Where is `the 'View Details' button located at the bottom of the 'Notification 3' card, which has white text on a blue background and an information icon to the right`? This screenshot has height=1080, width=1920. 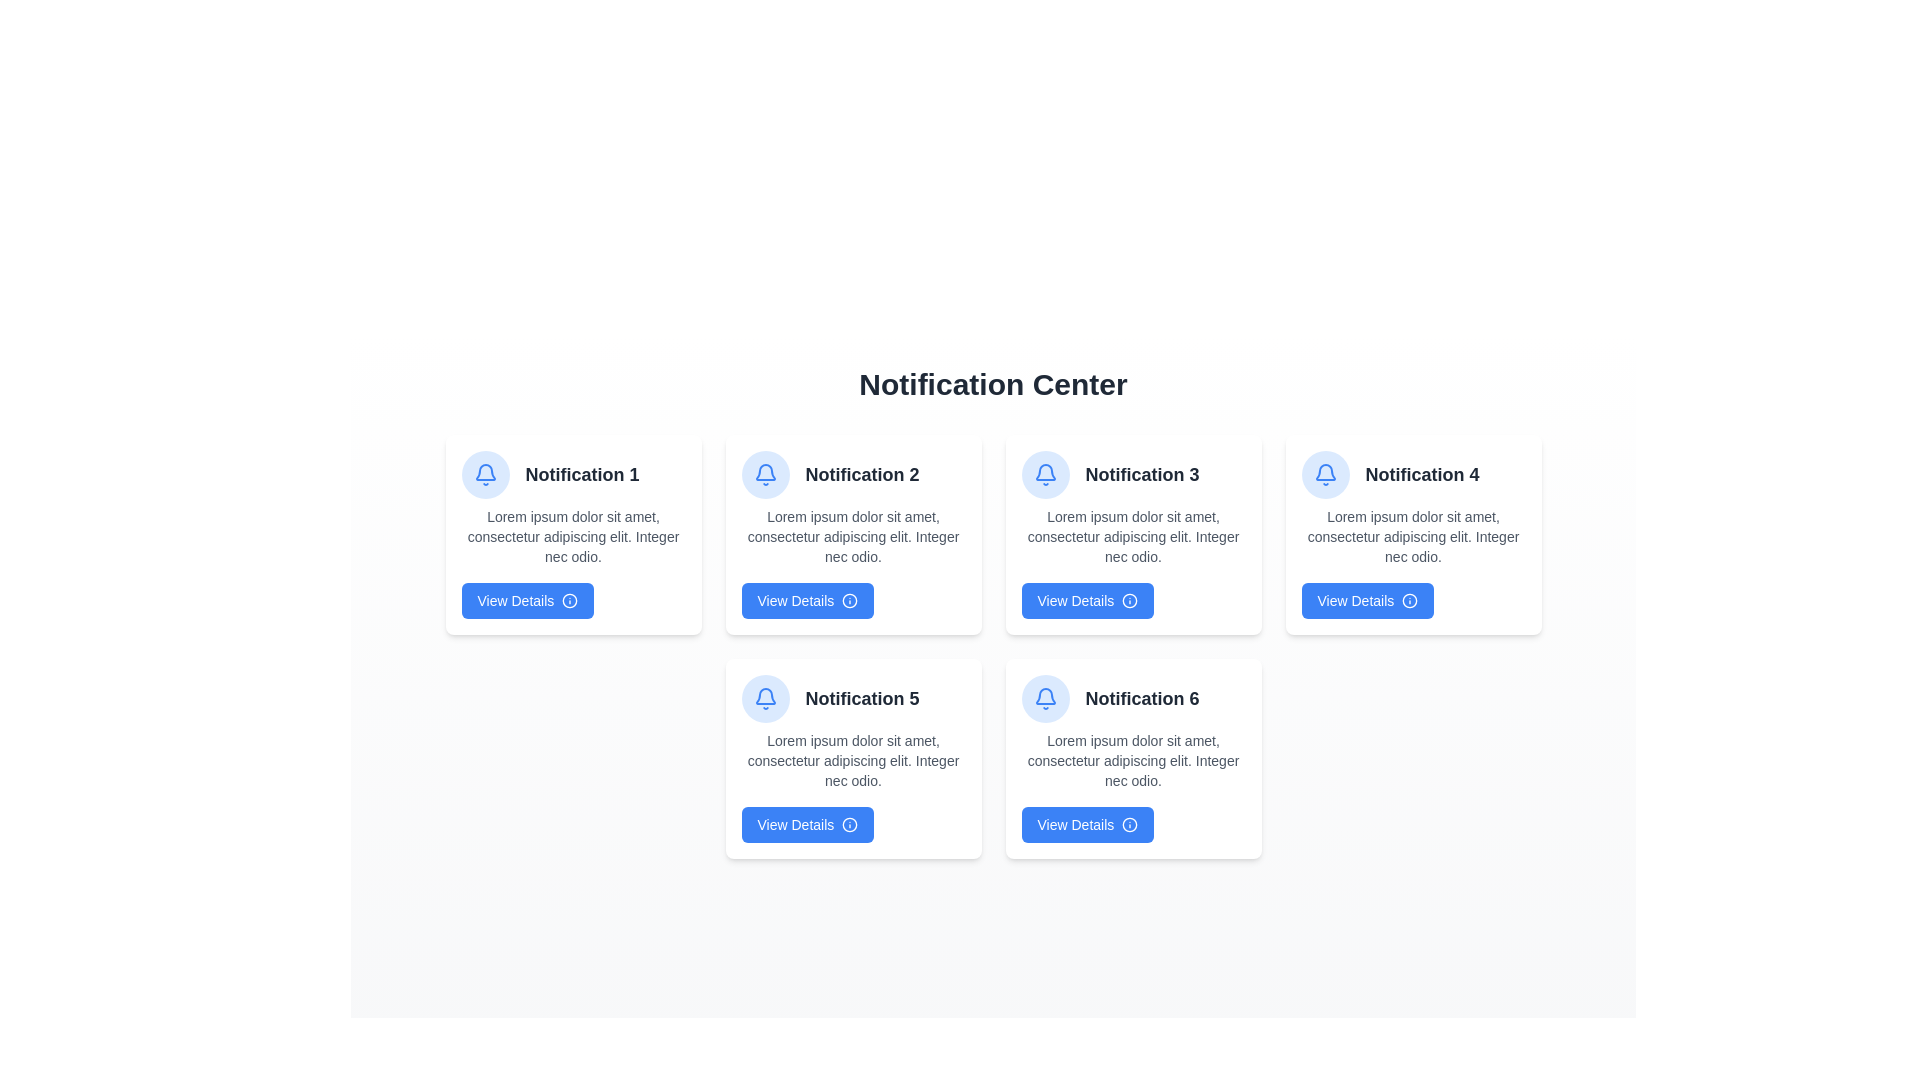 the 'View Details' button located at the bottom of the 'Notification 3' card, which has white text on a blue background and an information icon to the right is located at coordinates (1086, 600).